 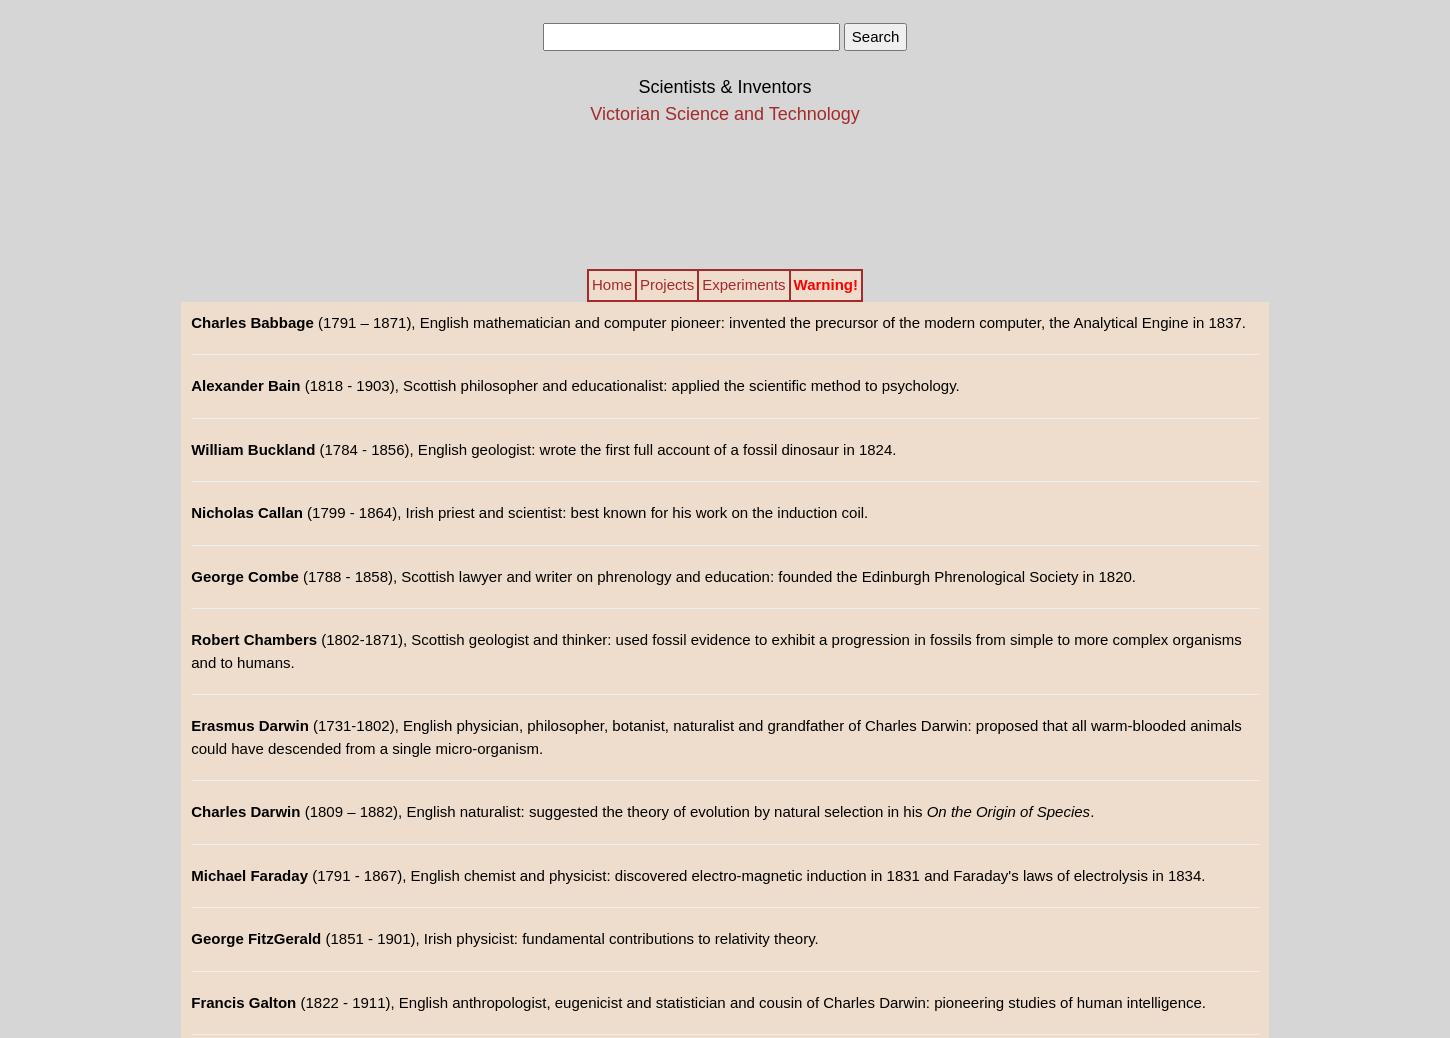 I want to click on '(1784 - 1856), English geologist: wrote the first full account of a fossil dinosaur in 1824.', so click(x=604, y=448).